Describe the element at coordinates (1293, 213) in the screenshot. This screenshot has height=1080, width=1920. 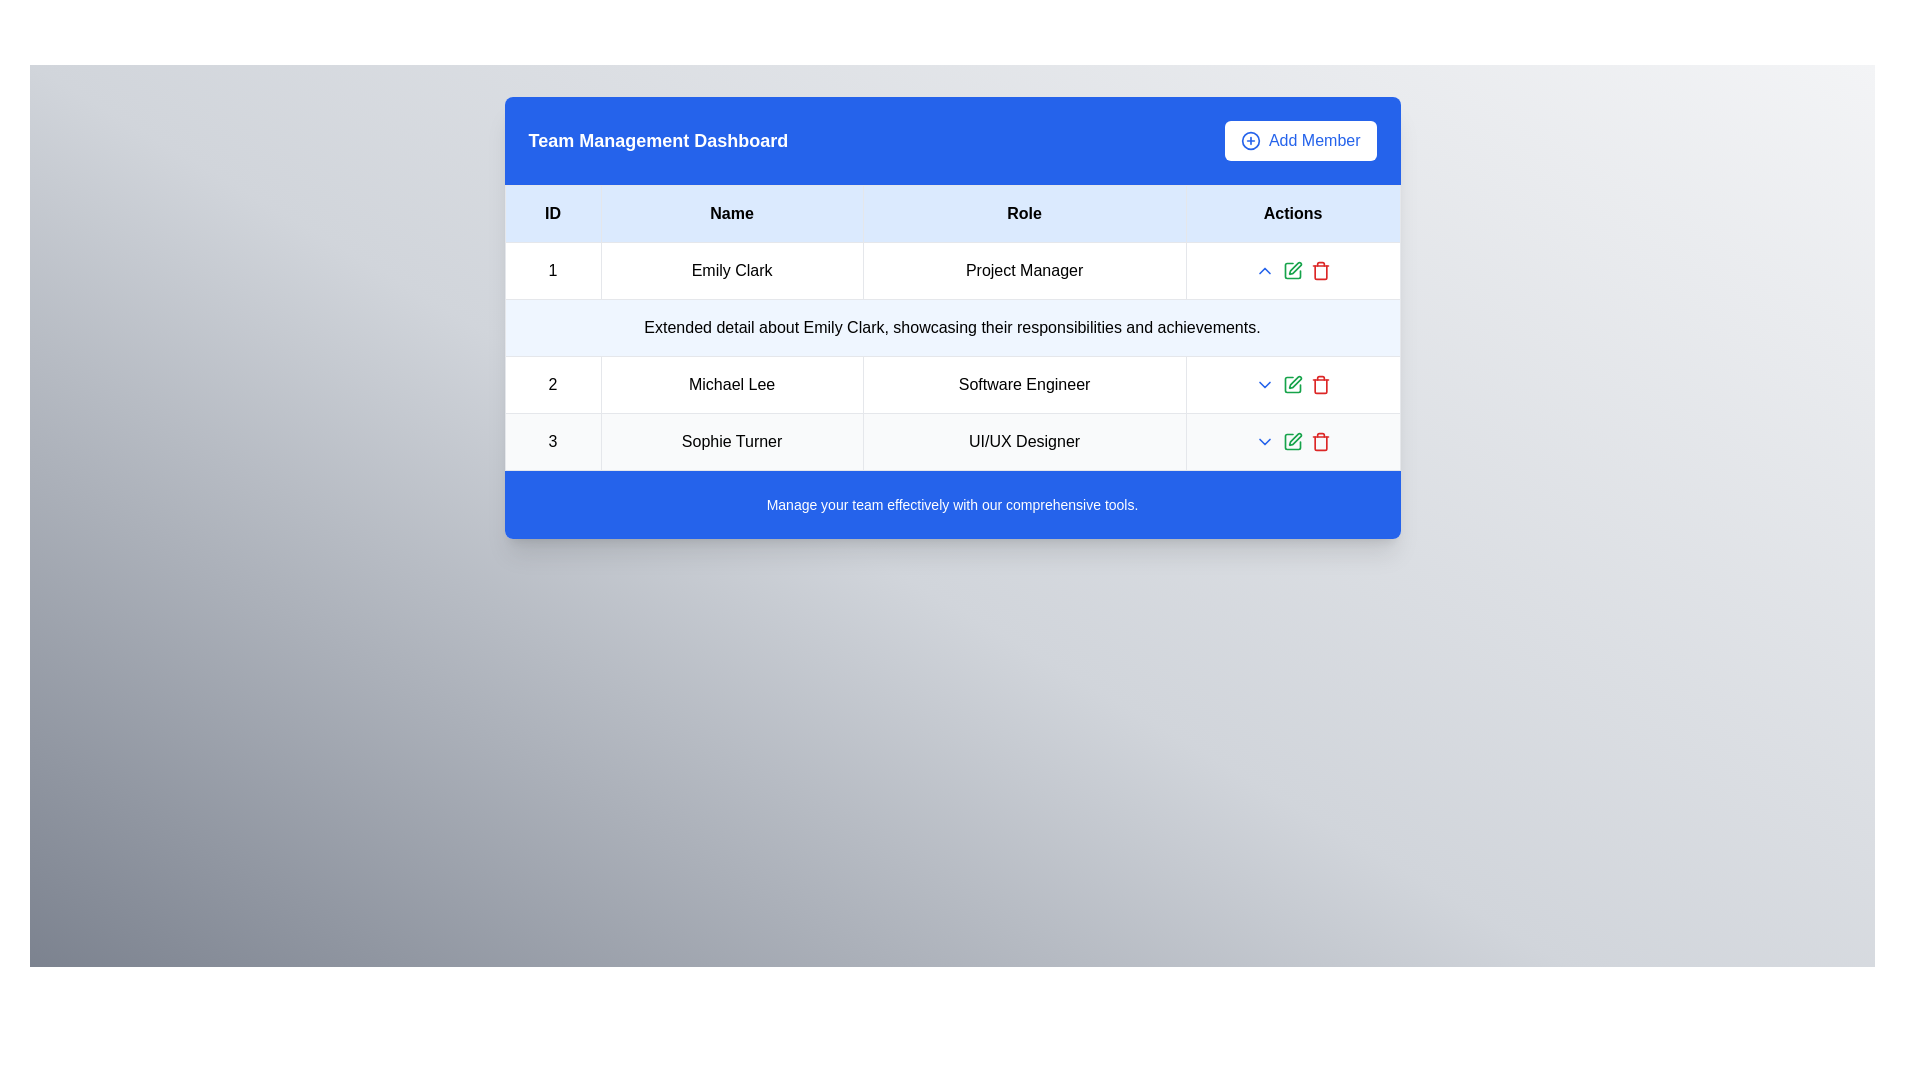
I see `the 'Actions' text label element, which is the fourth cell in a row of four table headers, displayed in bold black text on a light blue background` at that location.